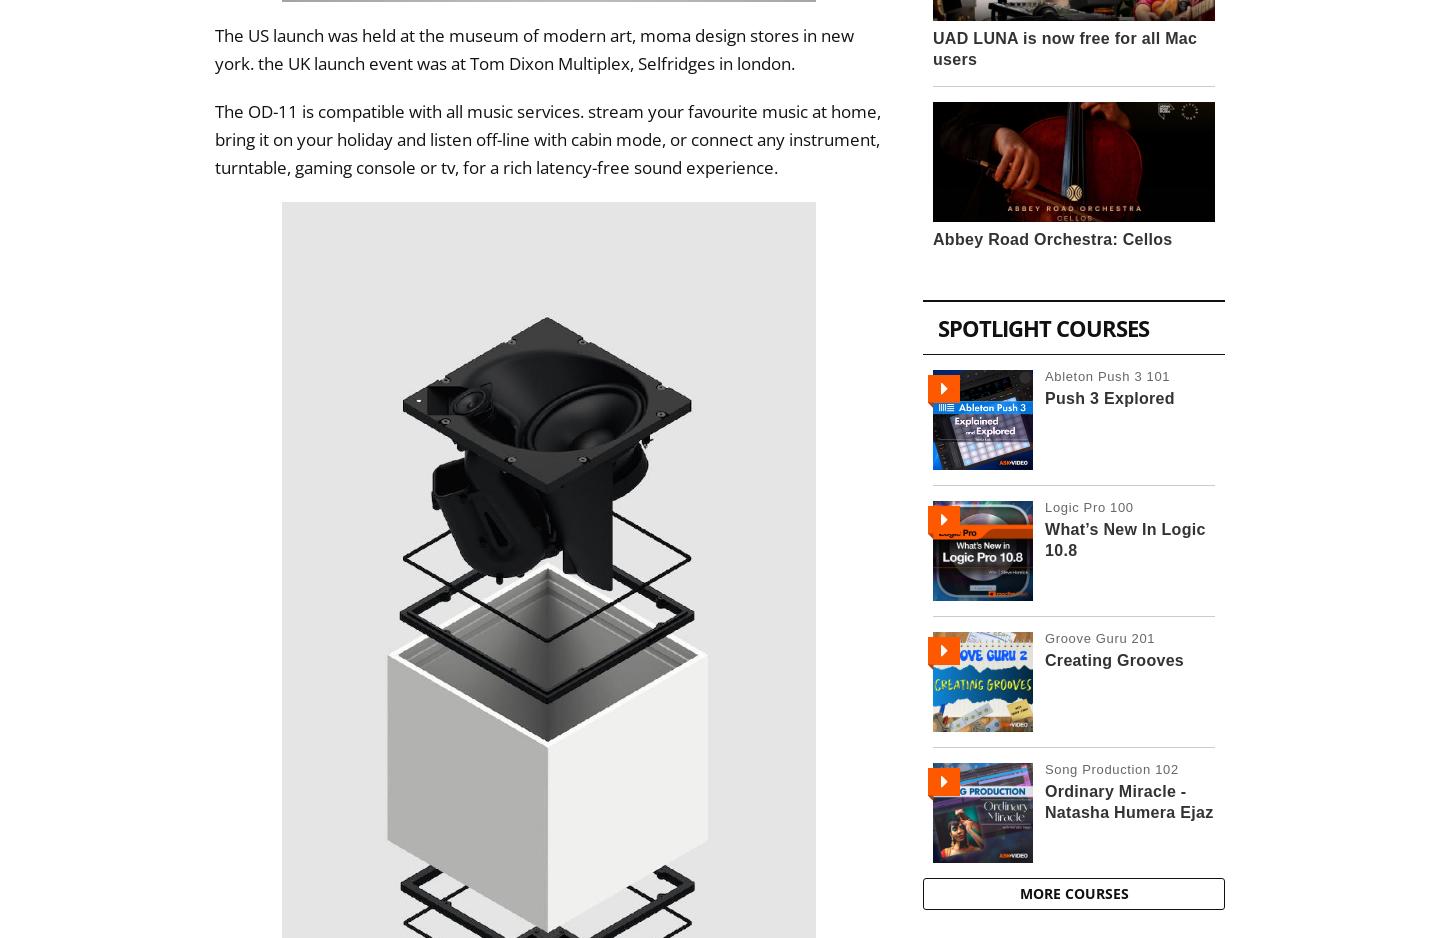  What do you see at coordinates (1065, 47) in the screenshot?
I see `'UAD LUNA is now free for all Mac users'` at bounding box center [1065, 47].